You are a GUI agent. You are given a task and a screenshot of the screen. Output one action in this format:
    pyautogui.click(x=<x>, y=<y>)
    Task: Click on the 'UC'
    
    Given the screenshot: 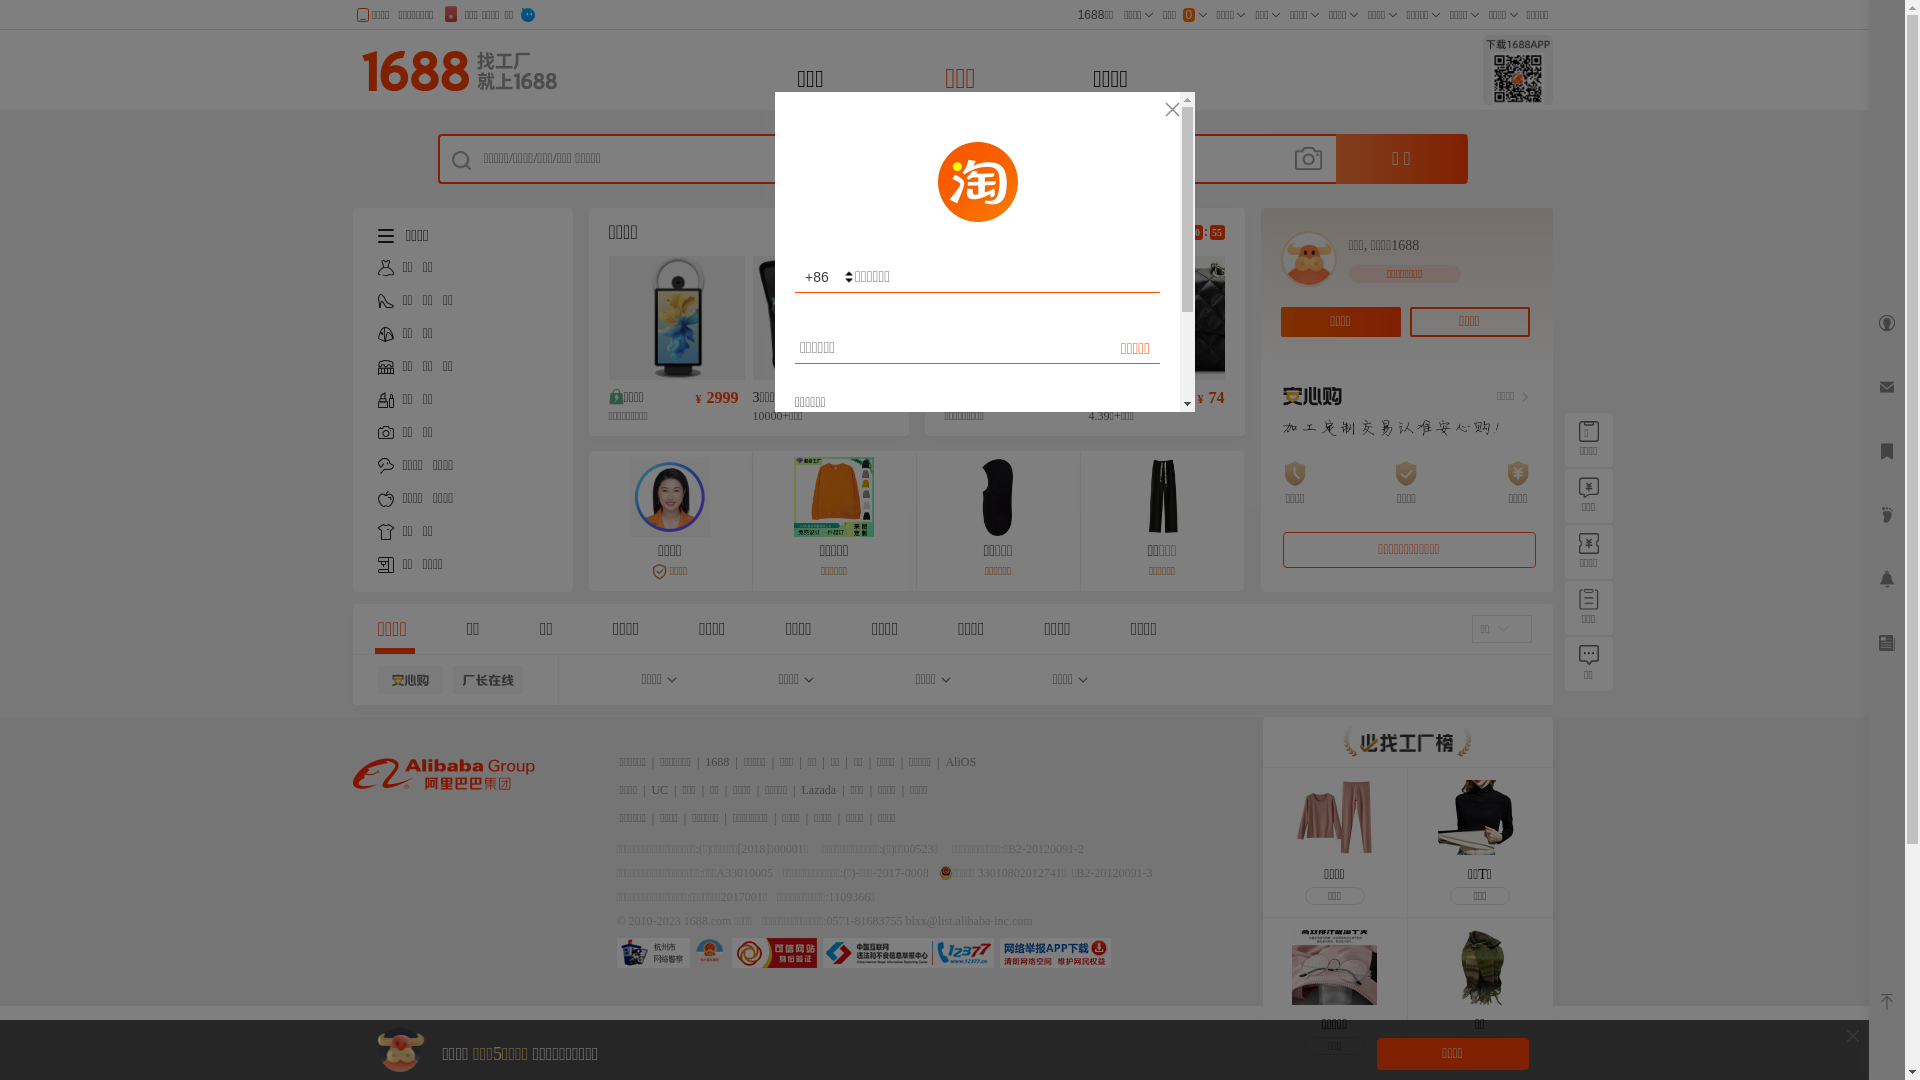 What is the action you would take?
    pyautogui.click(x=659, y=789)
    